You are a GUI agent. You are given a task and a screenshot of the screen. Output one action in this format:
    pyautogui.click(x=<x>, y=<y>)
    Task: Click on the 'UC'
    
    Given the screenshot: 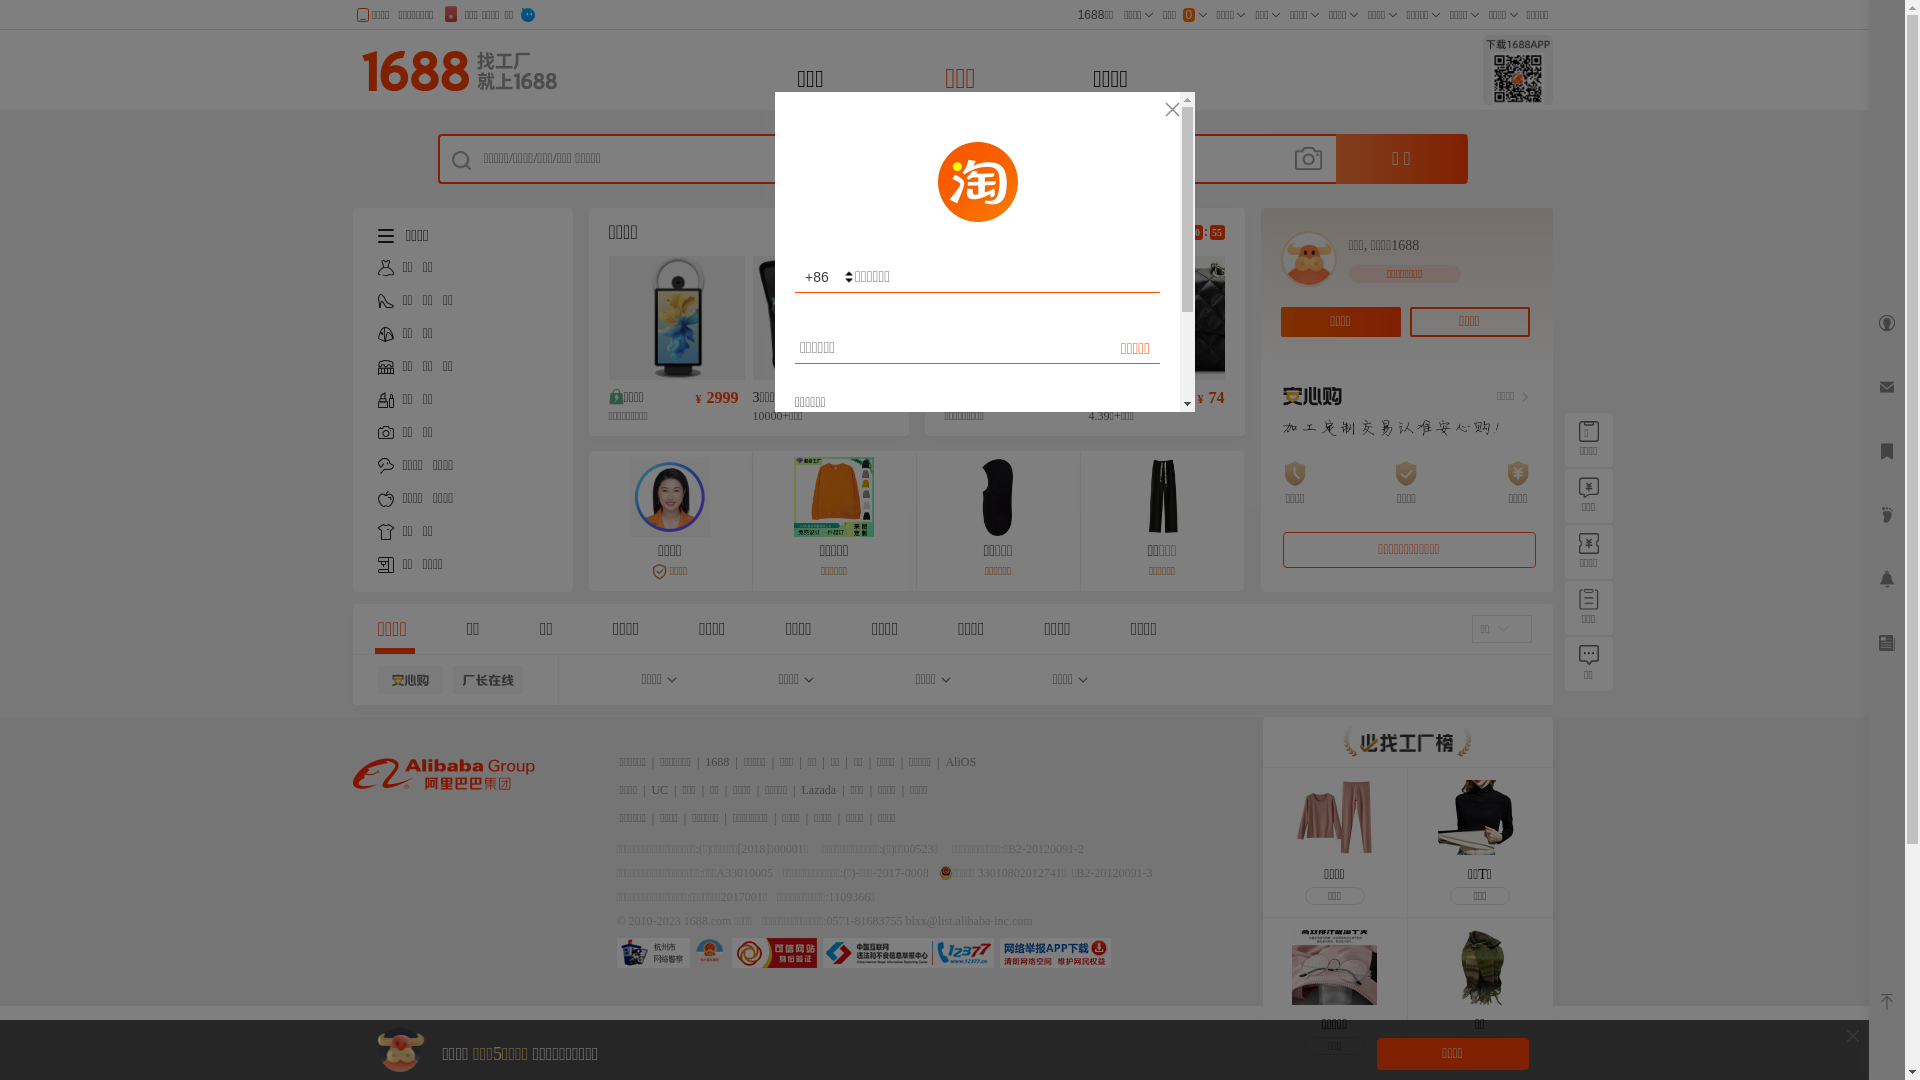 What is the action you would take?
    pyautogui.click(x=659, y=789)
    